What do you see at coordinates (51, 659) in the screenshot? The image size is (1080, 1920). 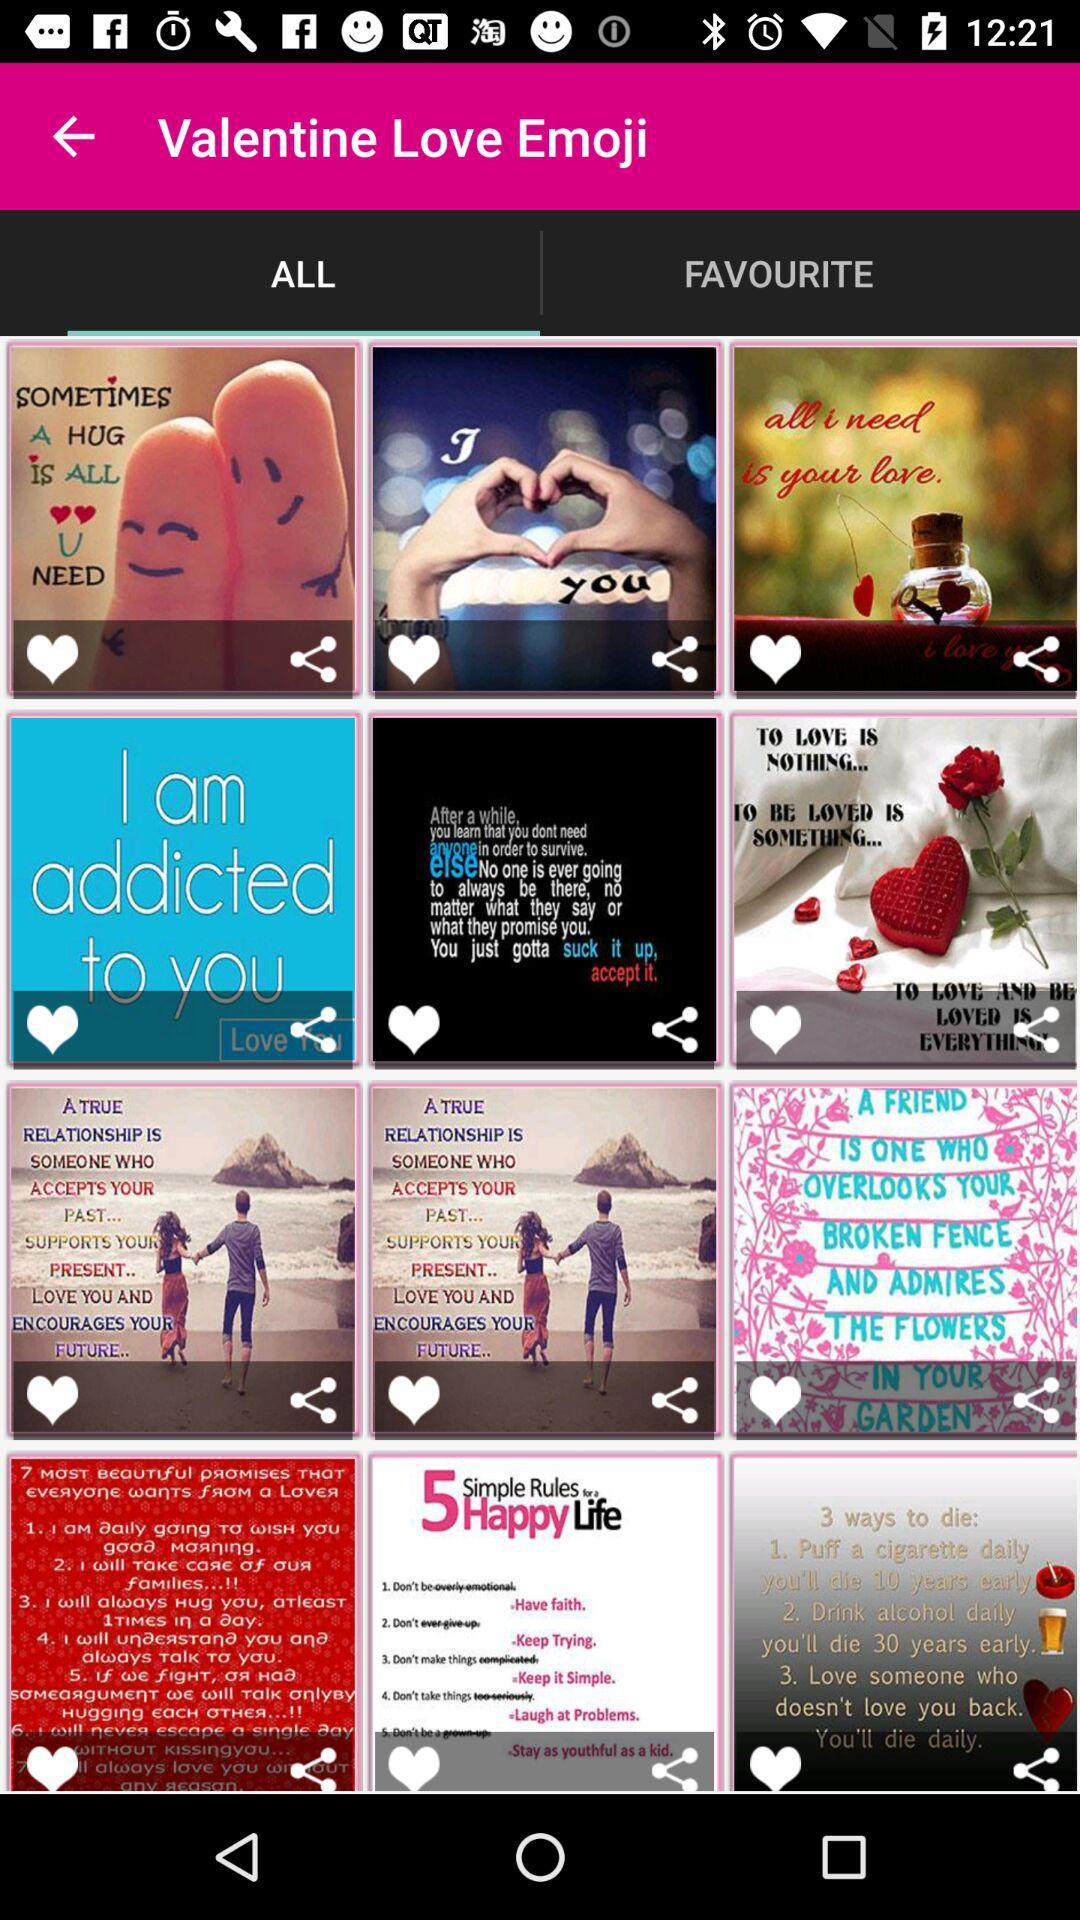 I see `button` at bounding box center [51, 659].